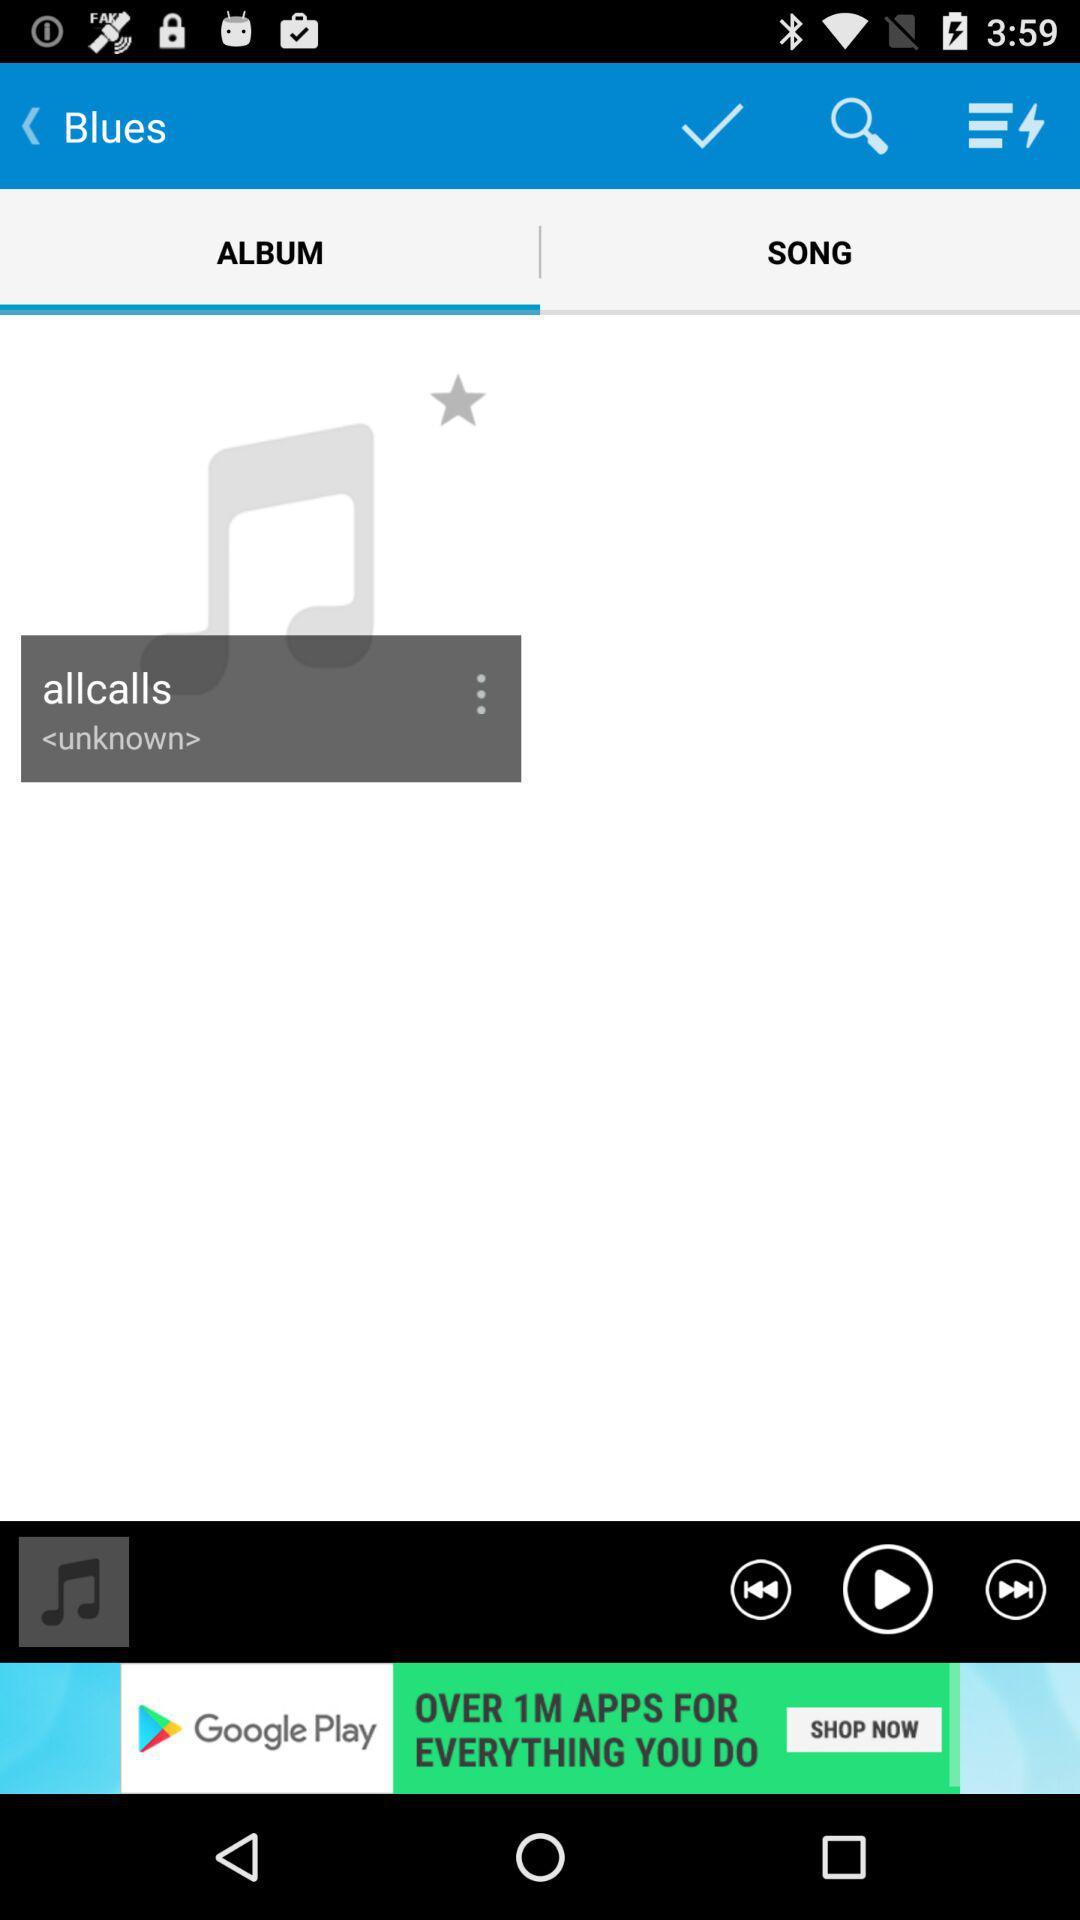 The width and height of the screenshot is (1080, 1920). What do you see at coordinates (711, 133) in the screenshot?
I see `the check icon` at bounding box center [711, 133].